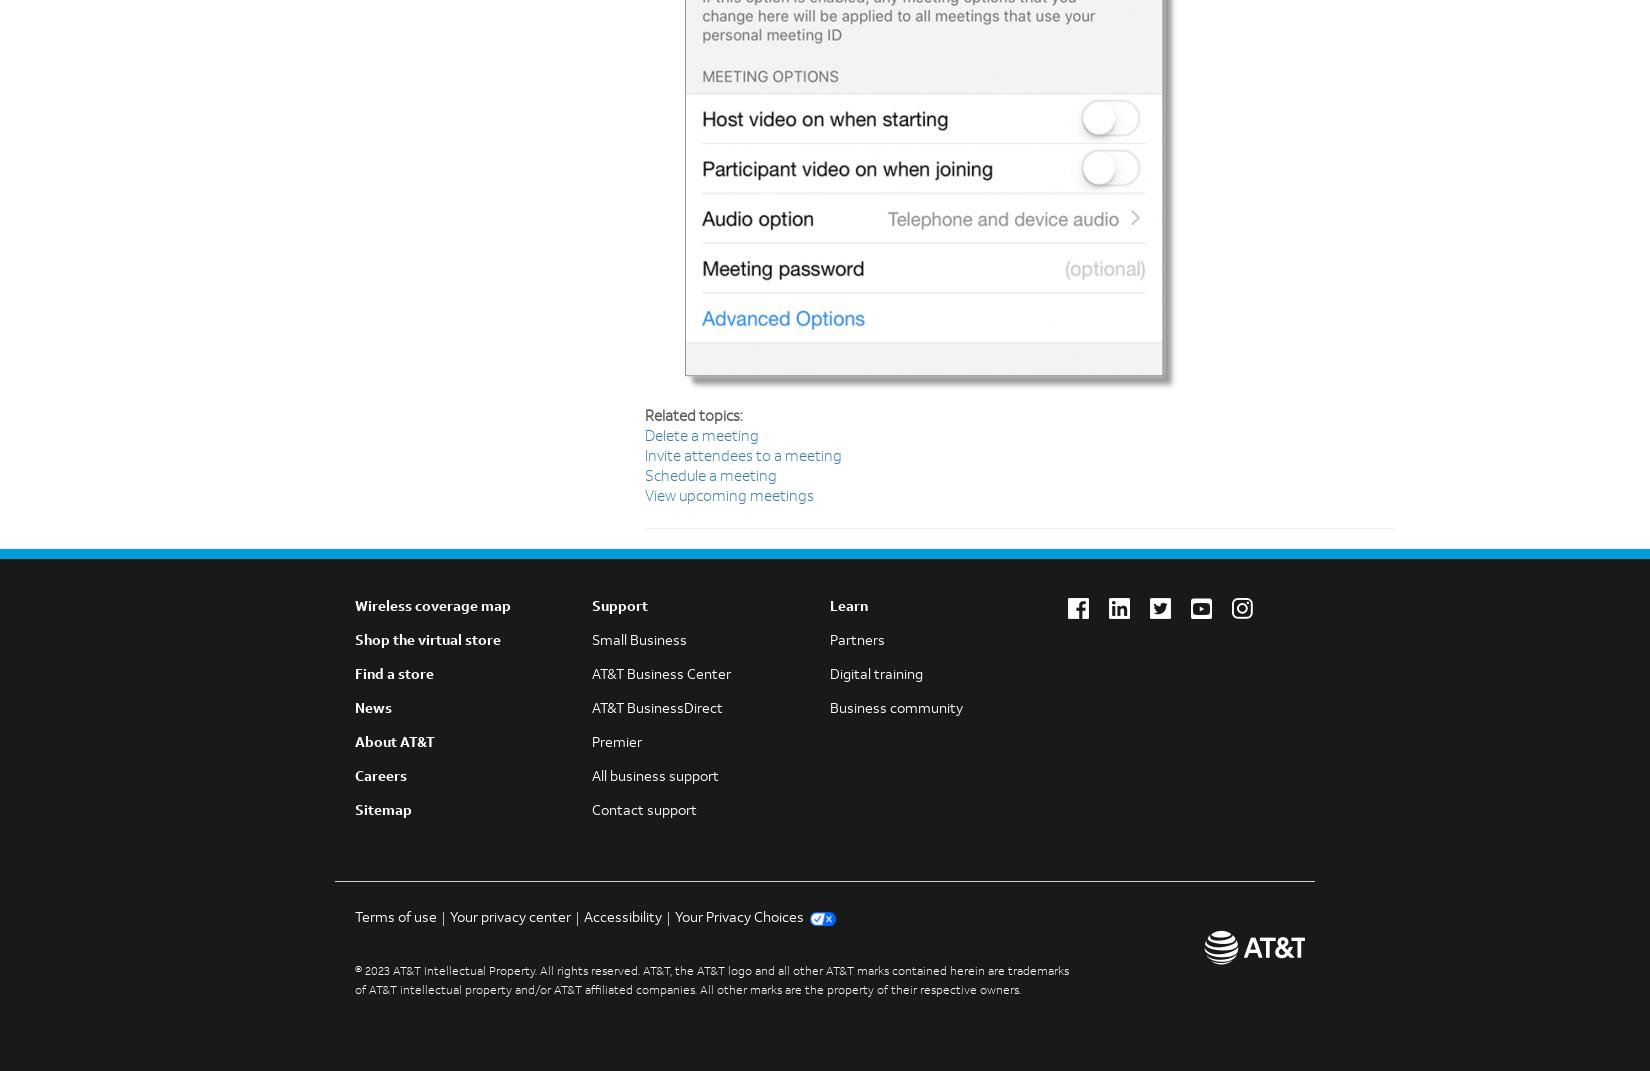 This screenshot has height=1071, width=1650. What do you see at coordinates (660, 674) in the screenshot?
I see `'AT&T Business Center'` at bounding box center [660, 674].